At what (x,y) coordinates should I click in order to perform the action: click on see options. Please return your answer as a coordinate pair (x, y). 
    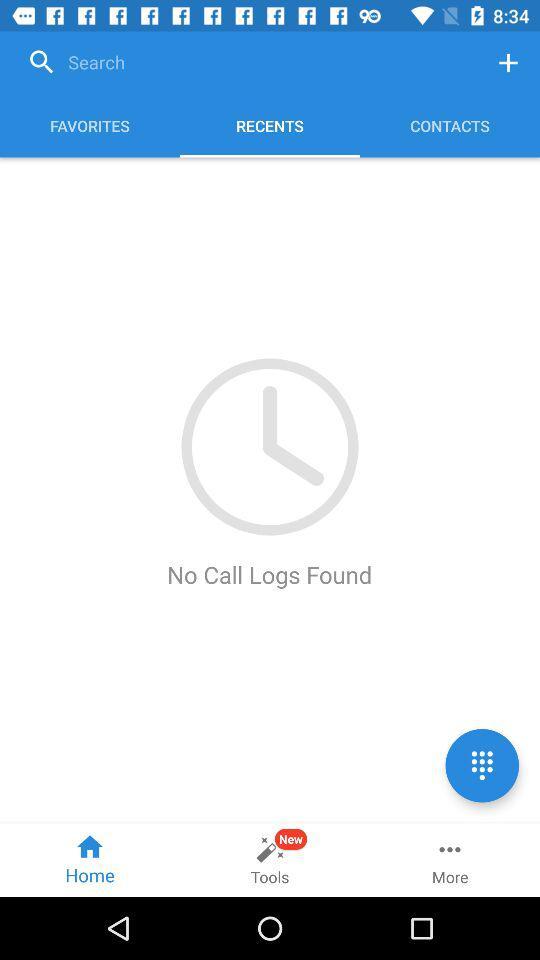
    Looking at the image, I should click on (481, 764).